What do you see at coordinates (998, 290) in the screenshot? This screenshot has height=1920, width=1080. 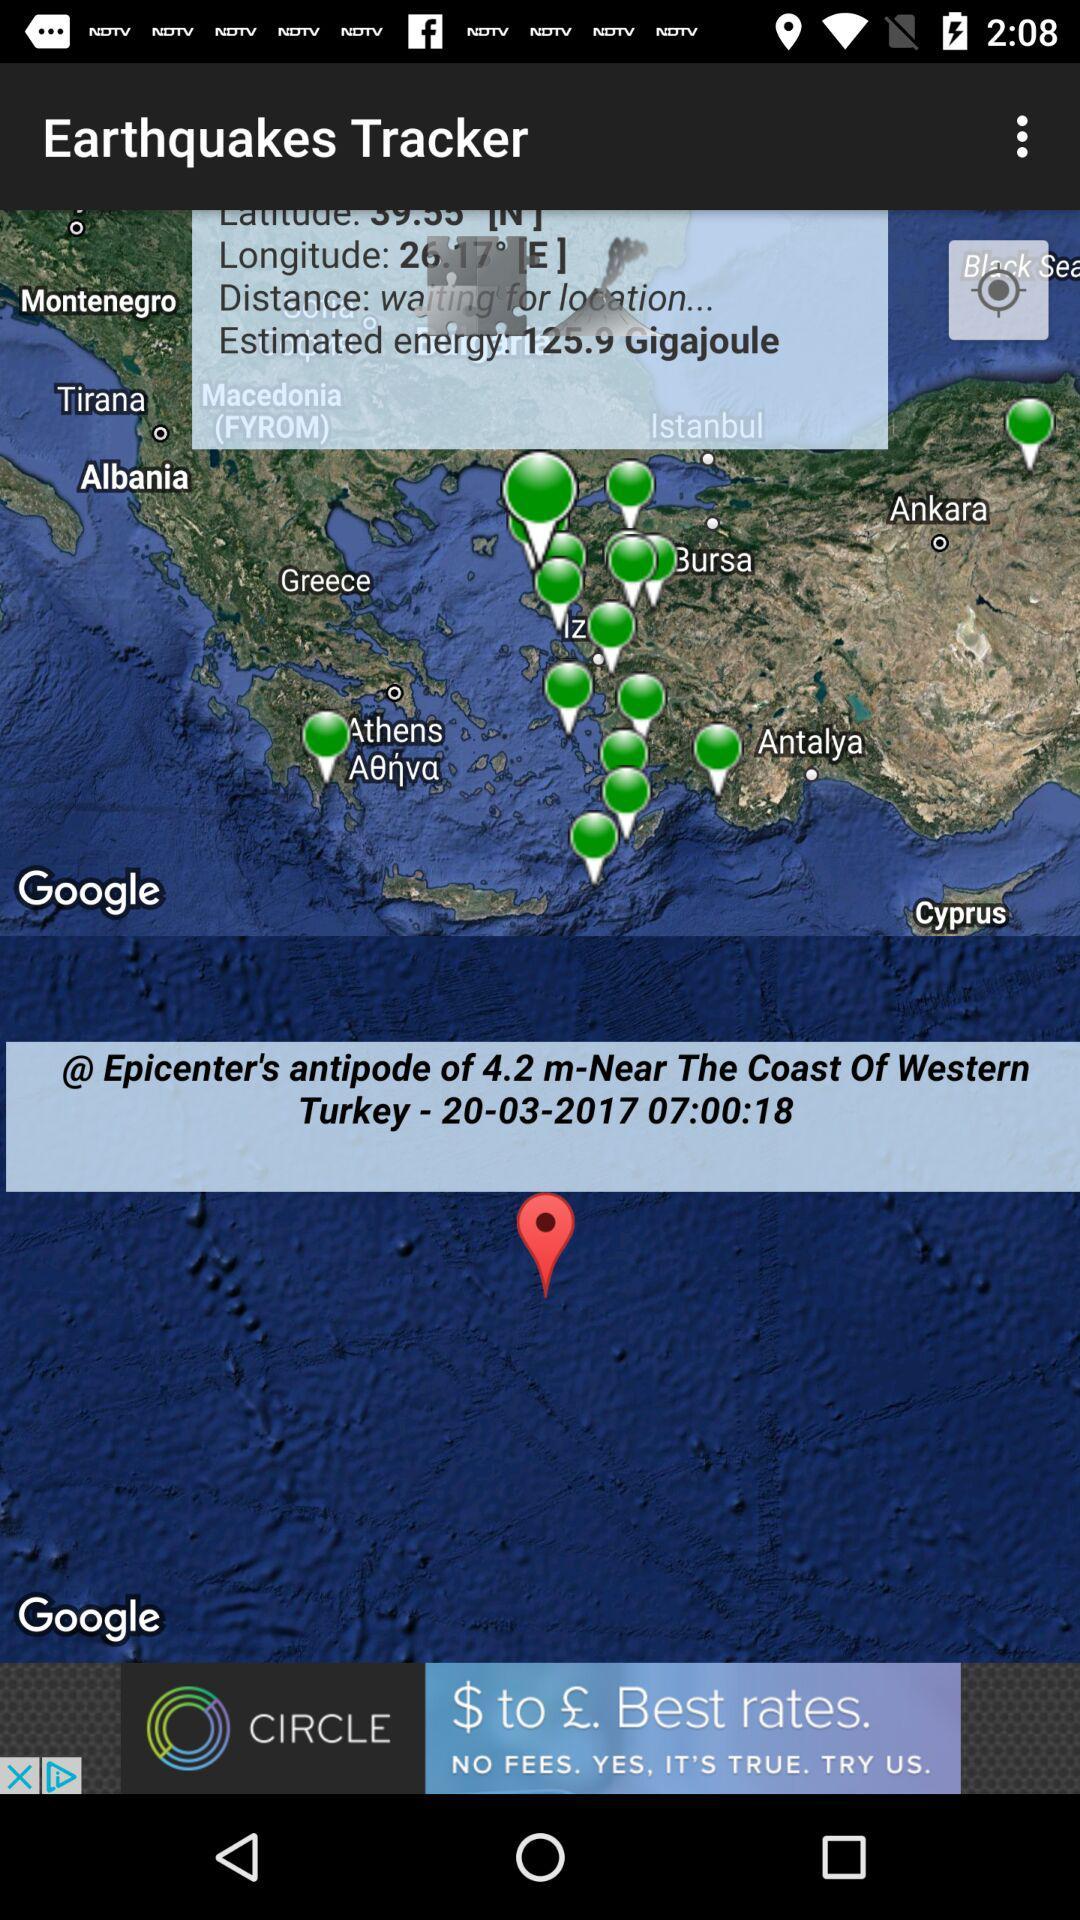 I see `the location_crosshair icon` at bounding box center [998, 290].